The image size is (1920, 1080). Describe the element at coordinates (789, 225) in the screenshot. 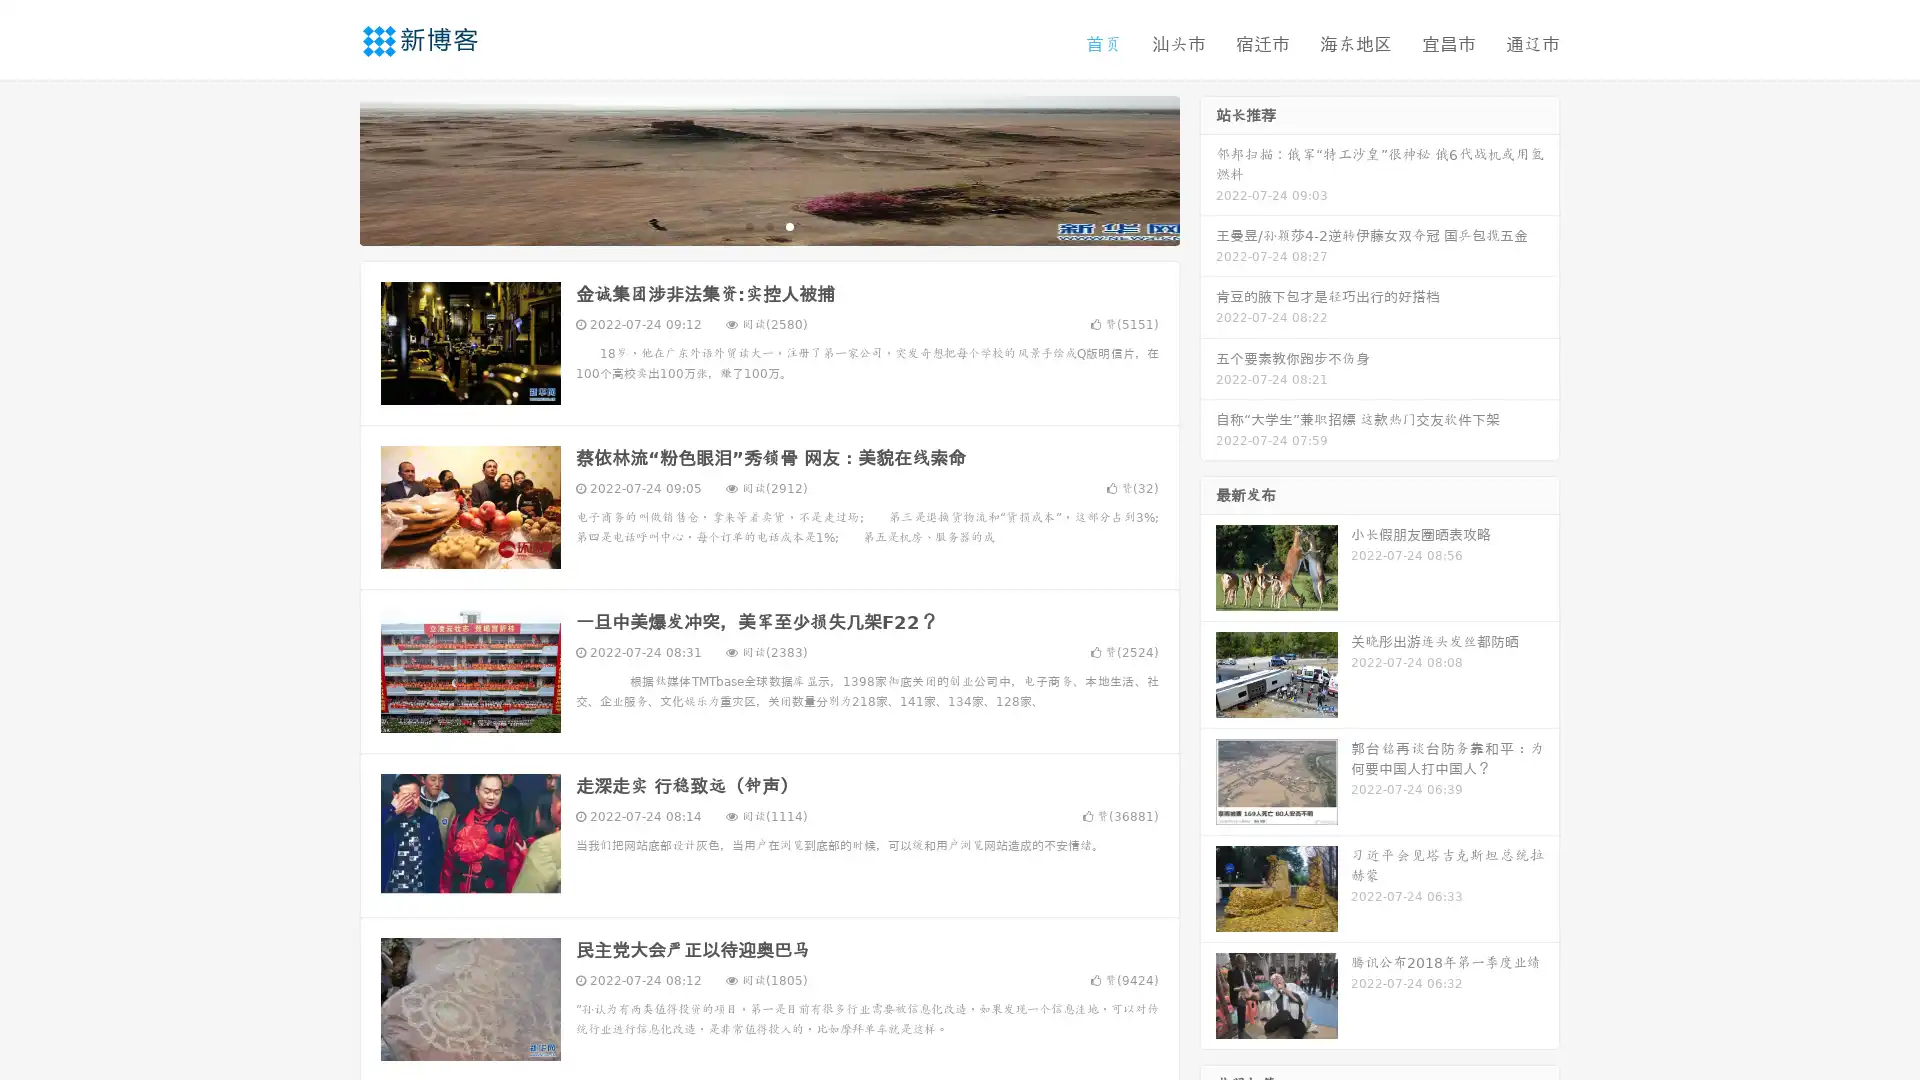

I see `Go to slide 3` at that location.